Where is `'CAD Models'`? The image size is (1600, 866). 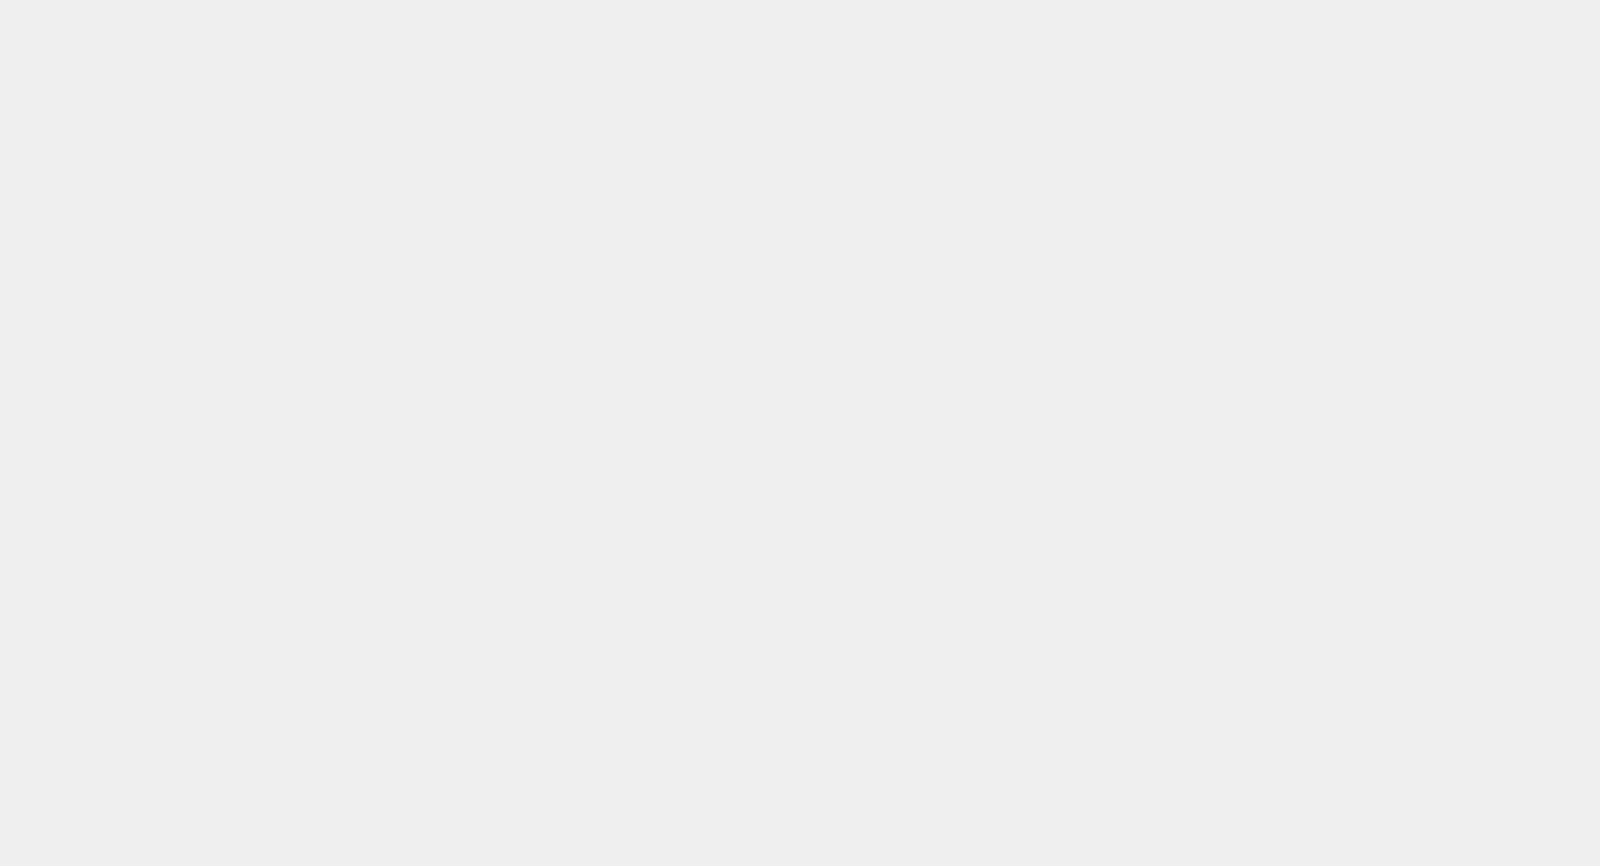 'CAD Models' is located at coordinates (977, 39).